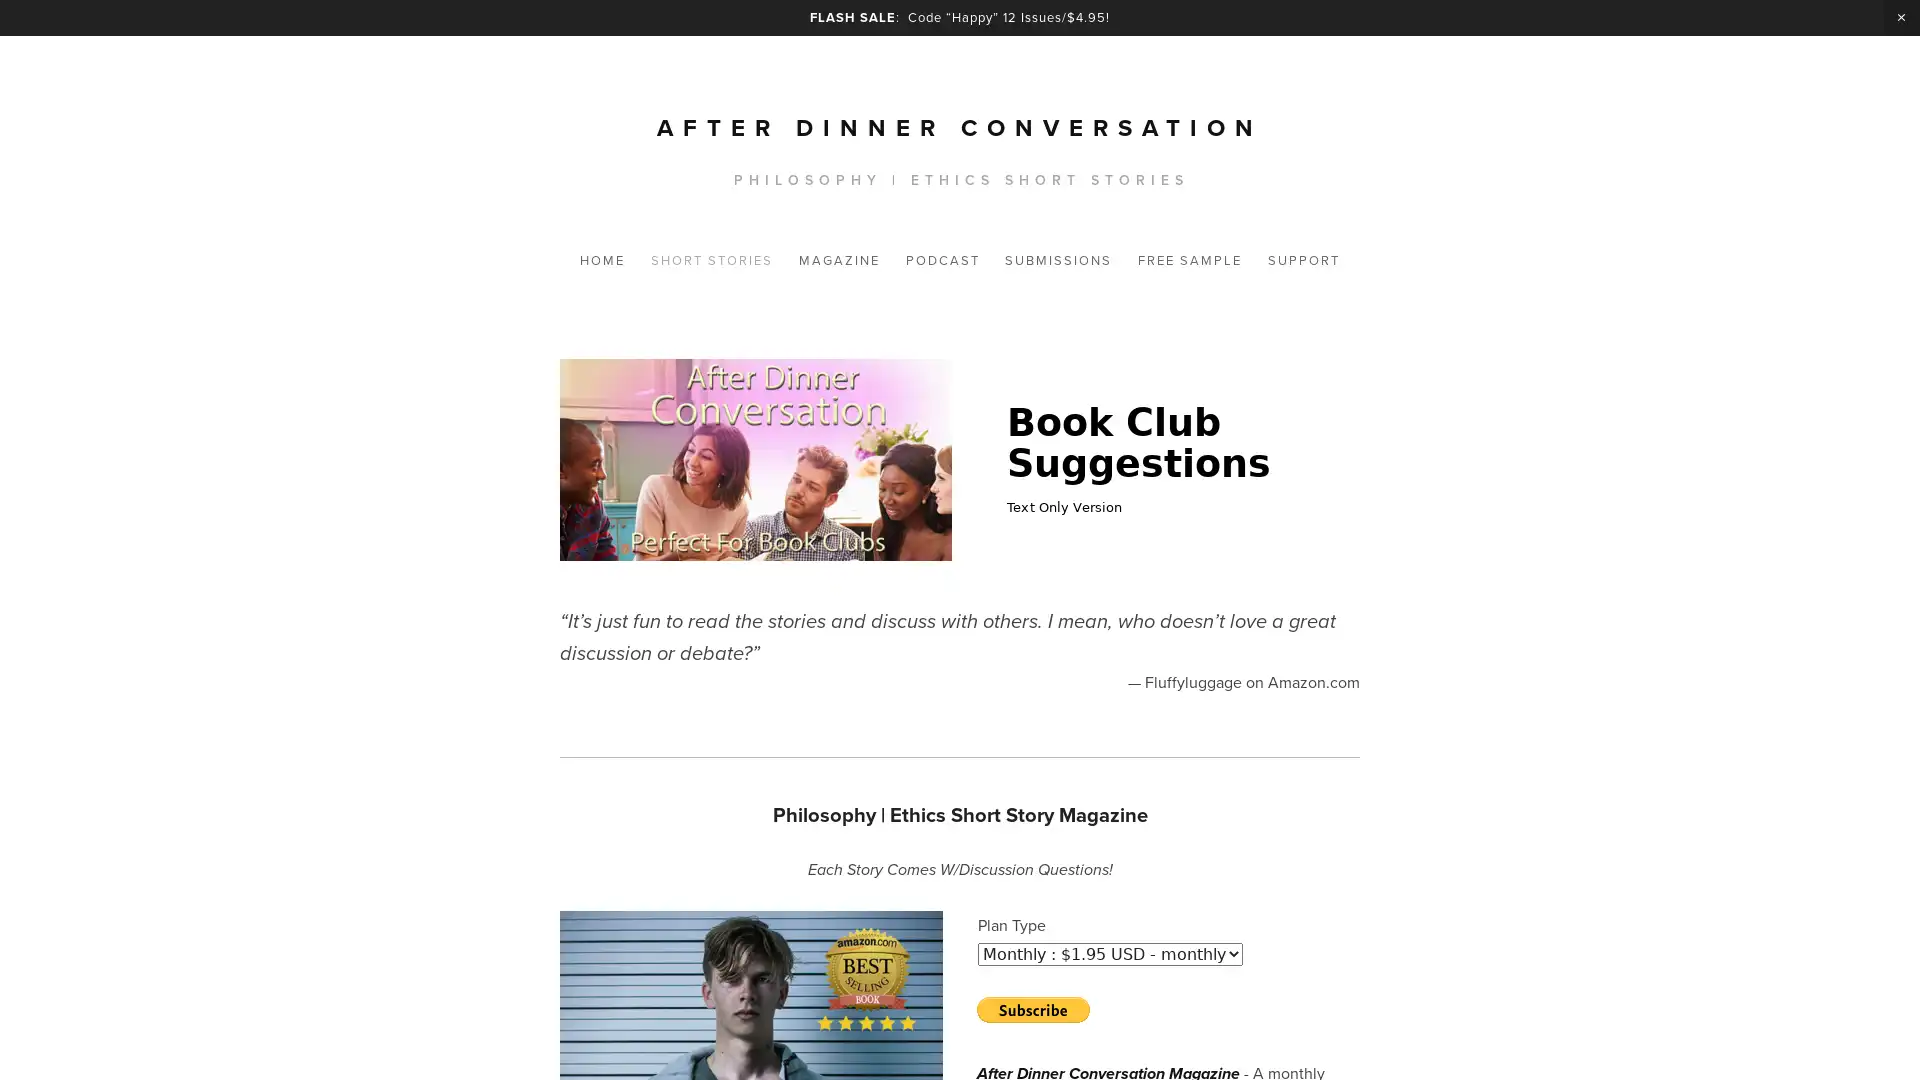  I want to click on PayPal - The safer, easier way to pay online!, so click(1033, 1010).